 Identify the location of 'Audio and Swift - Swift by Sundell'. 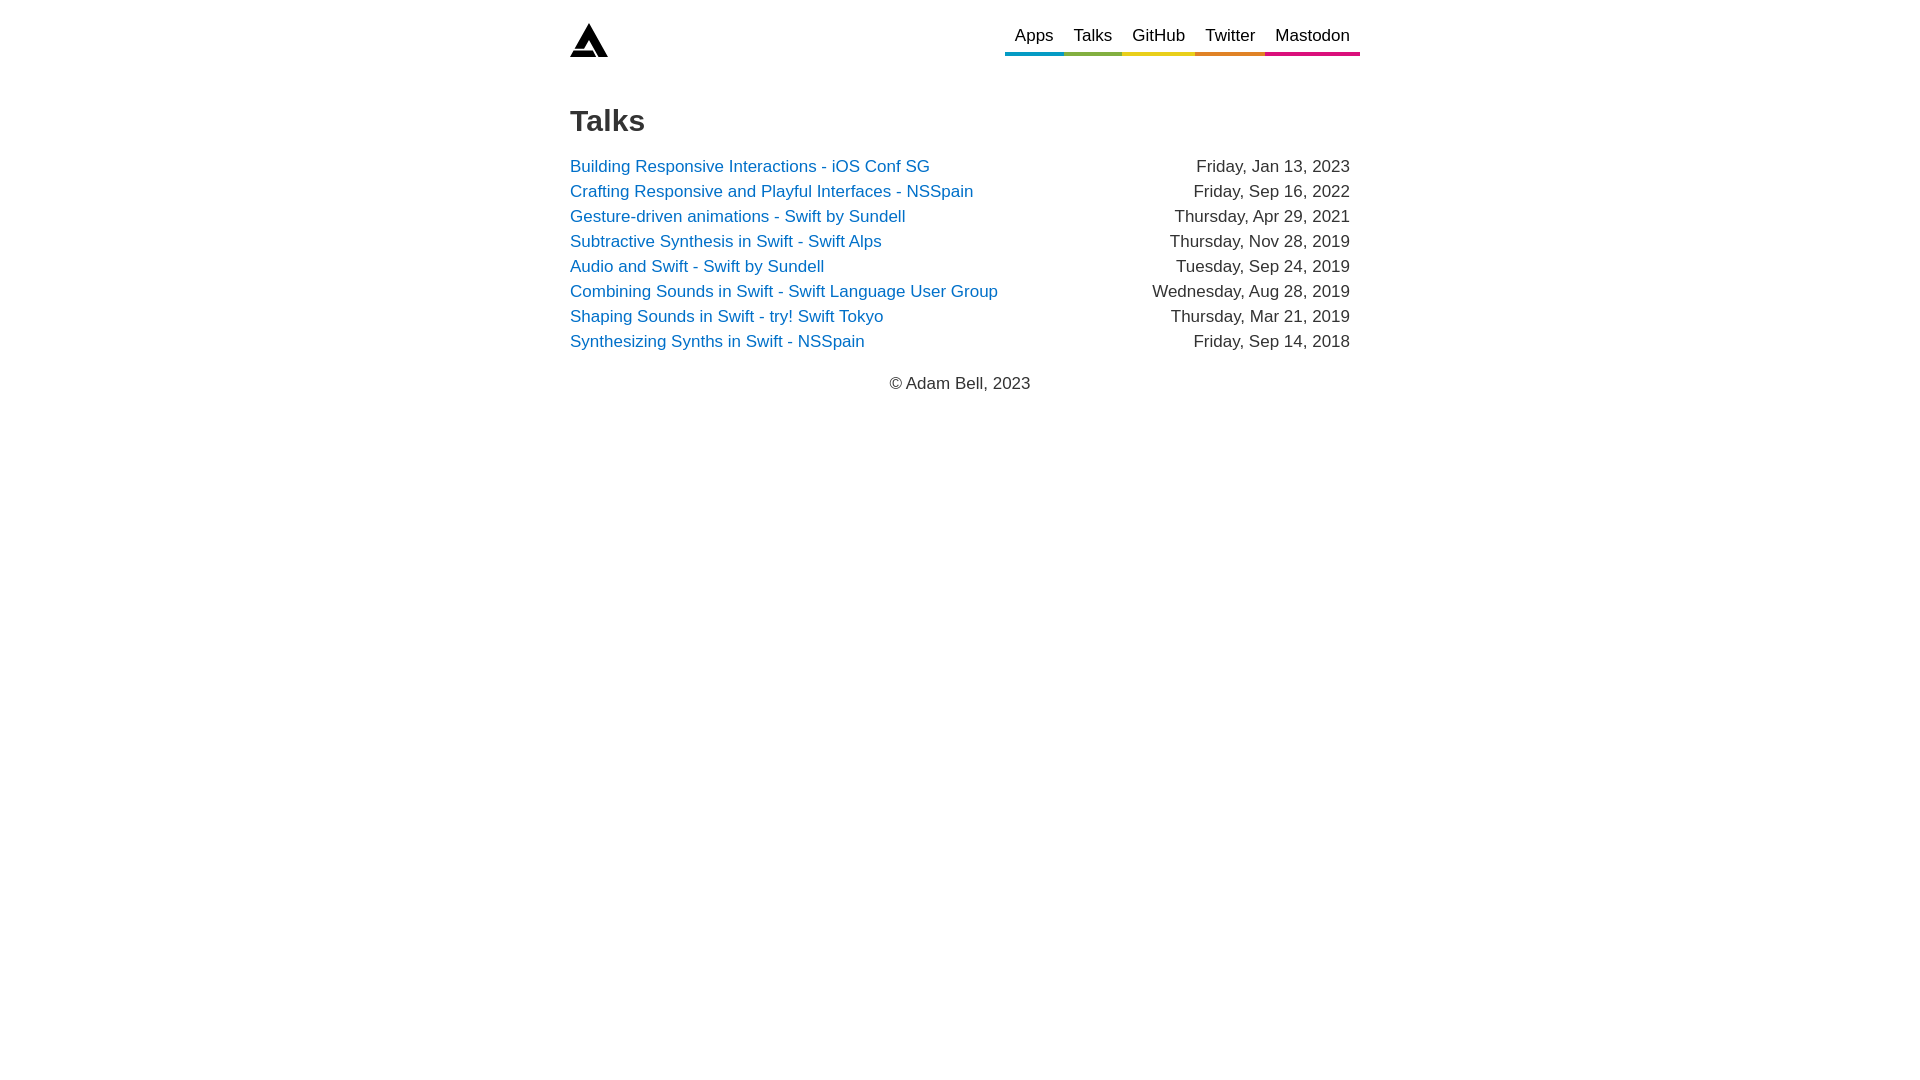
(569, 265).